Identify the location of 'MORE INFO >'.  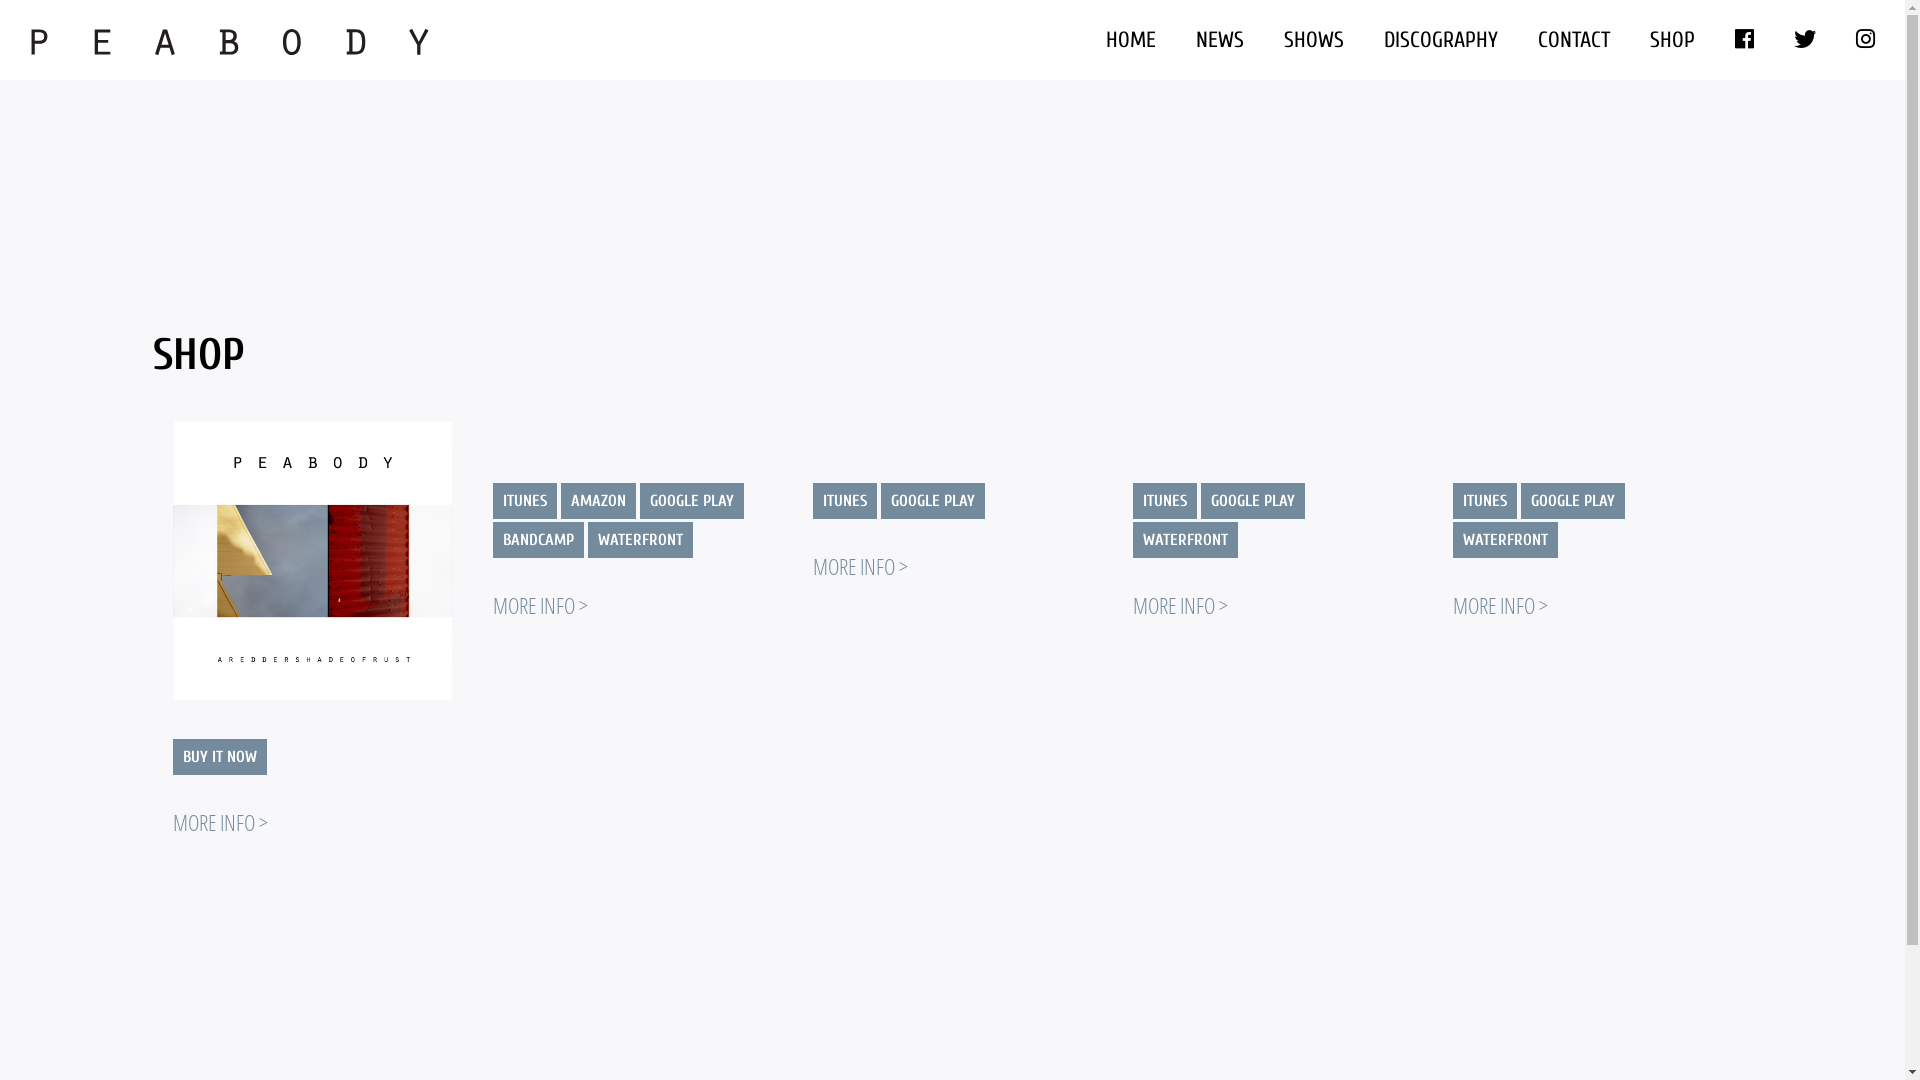
(219, 821).